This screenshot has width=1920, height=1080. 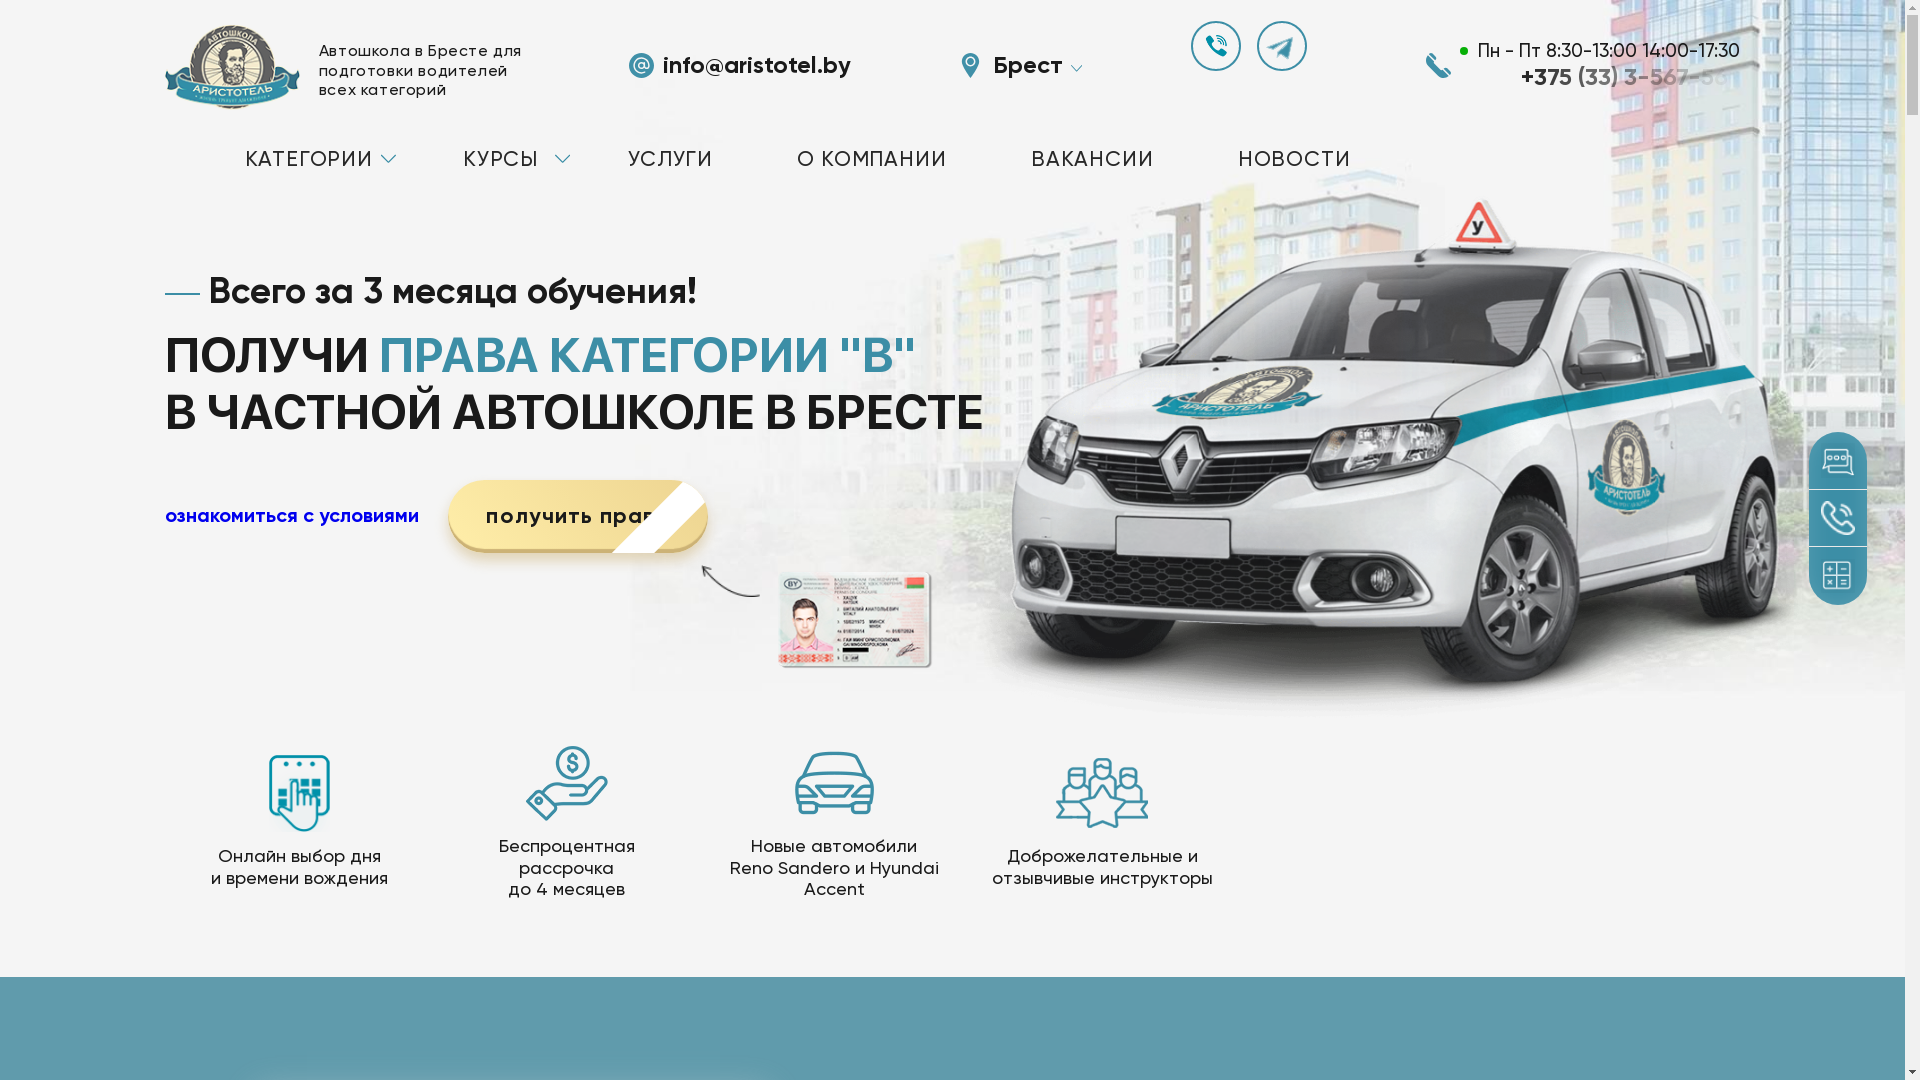 I want to click on '+375 (33) 3-567-56', so click(x=1520, y=75).